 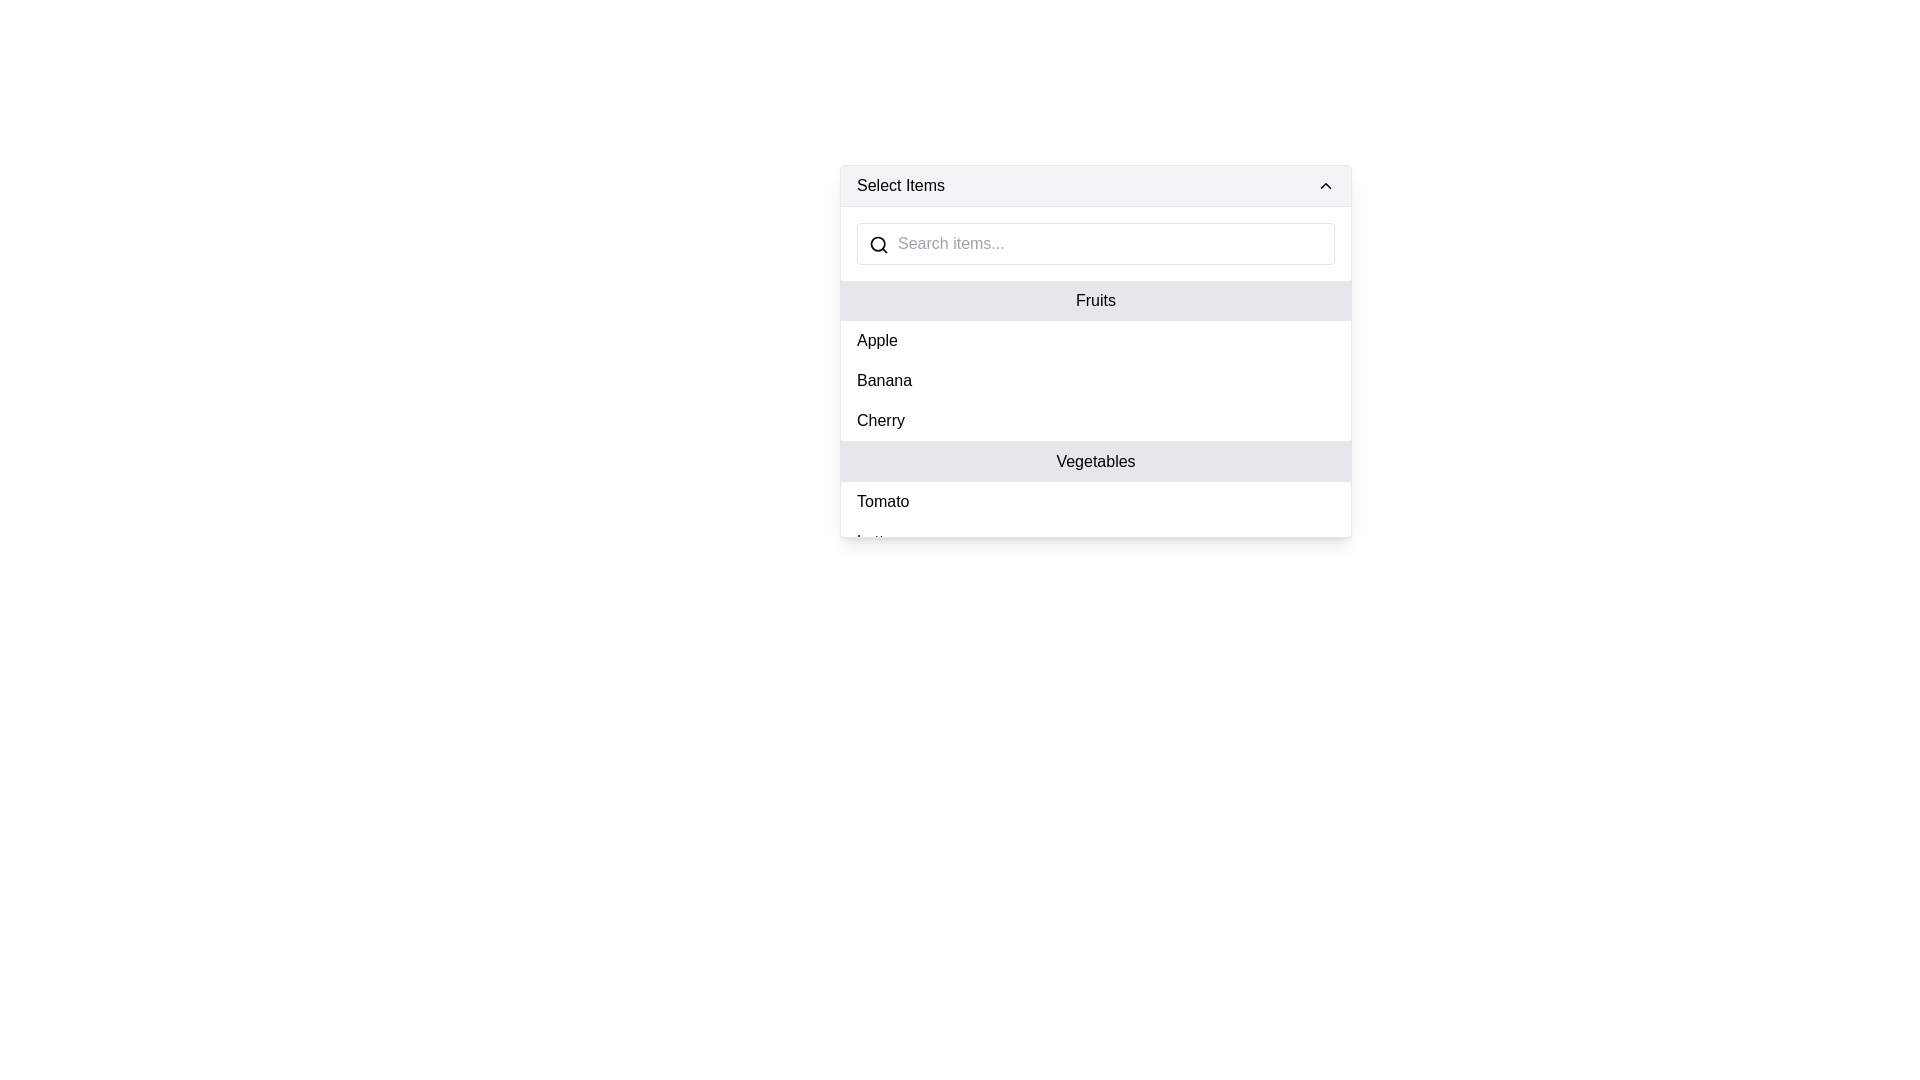 What do you see at coordinates (882, 500) in the screenshot?
I see `the 'Tomato' text label` at bounding box center [882, 500].